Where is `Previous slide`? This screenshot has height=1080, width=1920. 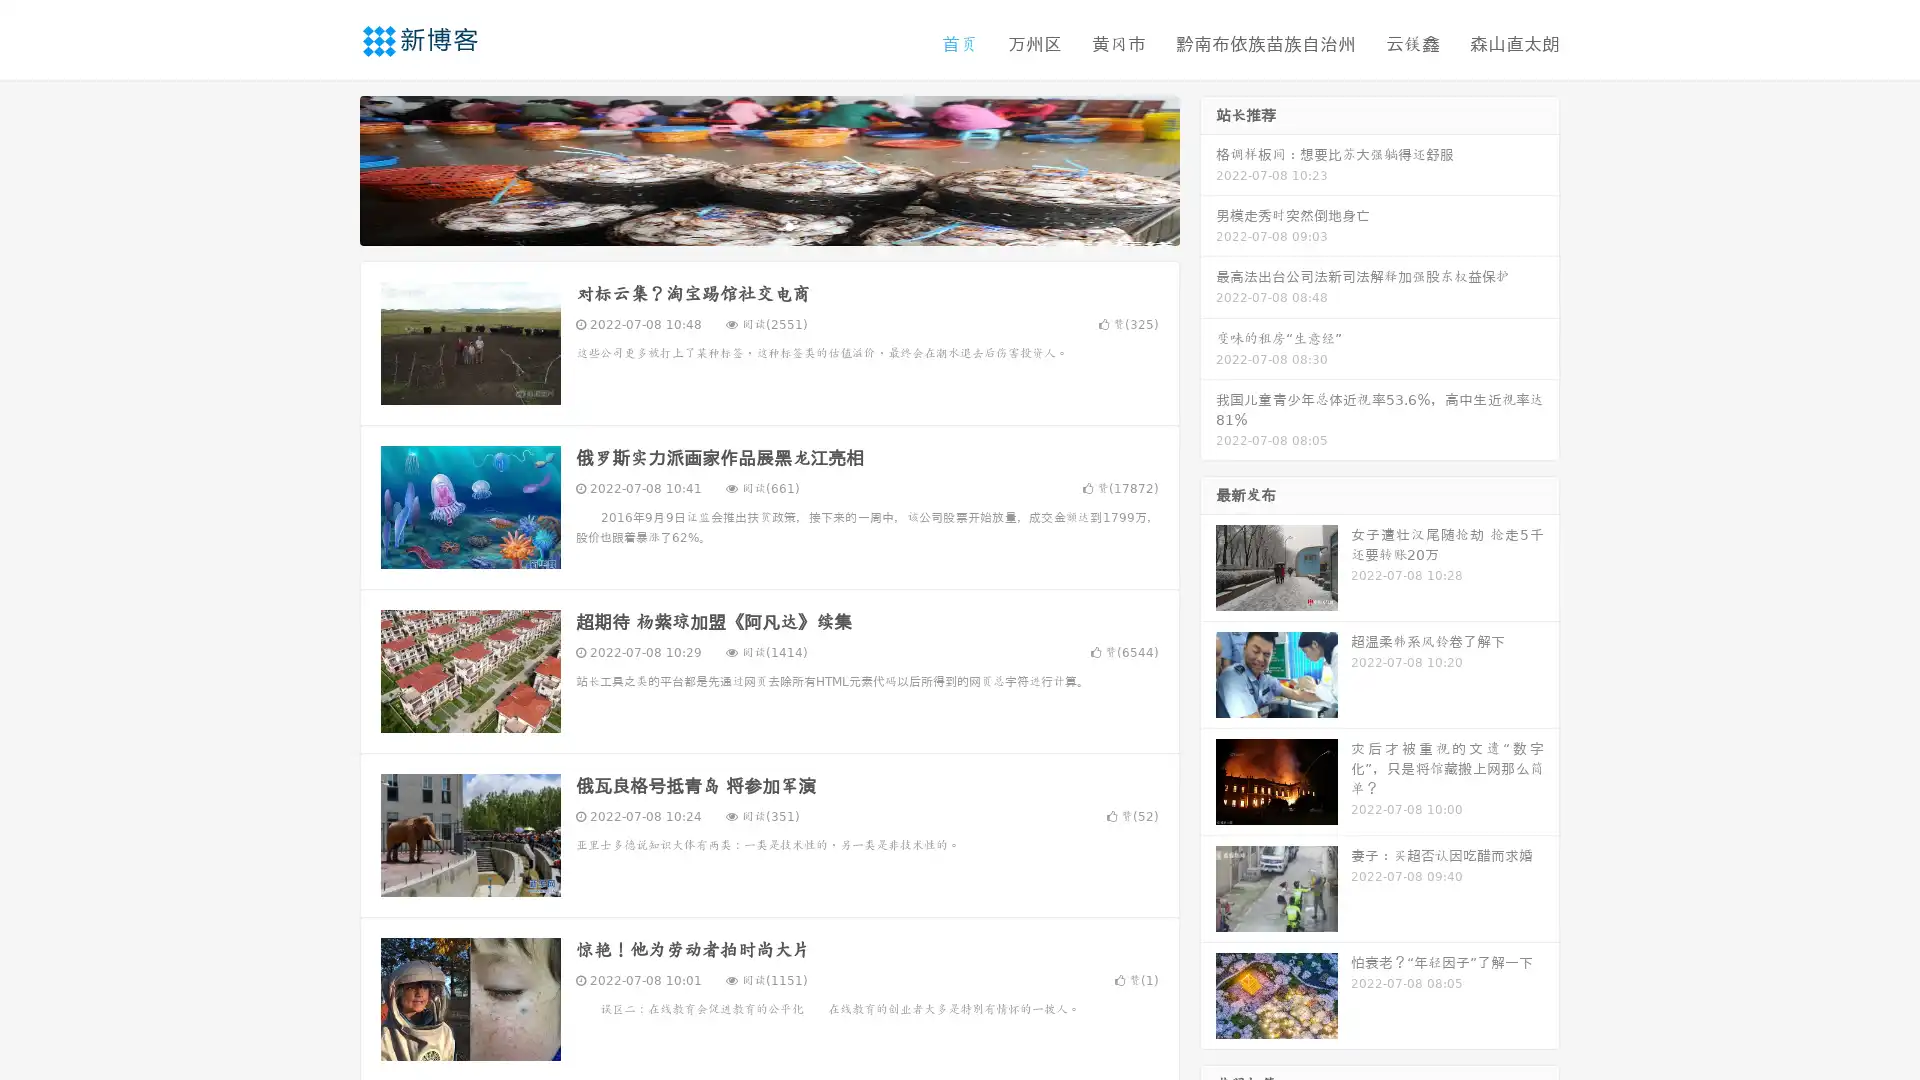
Previous slide is located at coordinates (330, 168).